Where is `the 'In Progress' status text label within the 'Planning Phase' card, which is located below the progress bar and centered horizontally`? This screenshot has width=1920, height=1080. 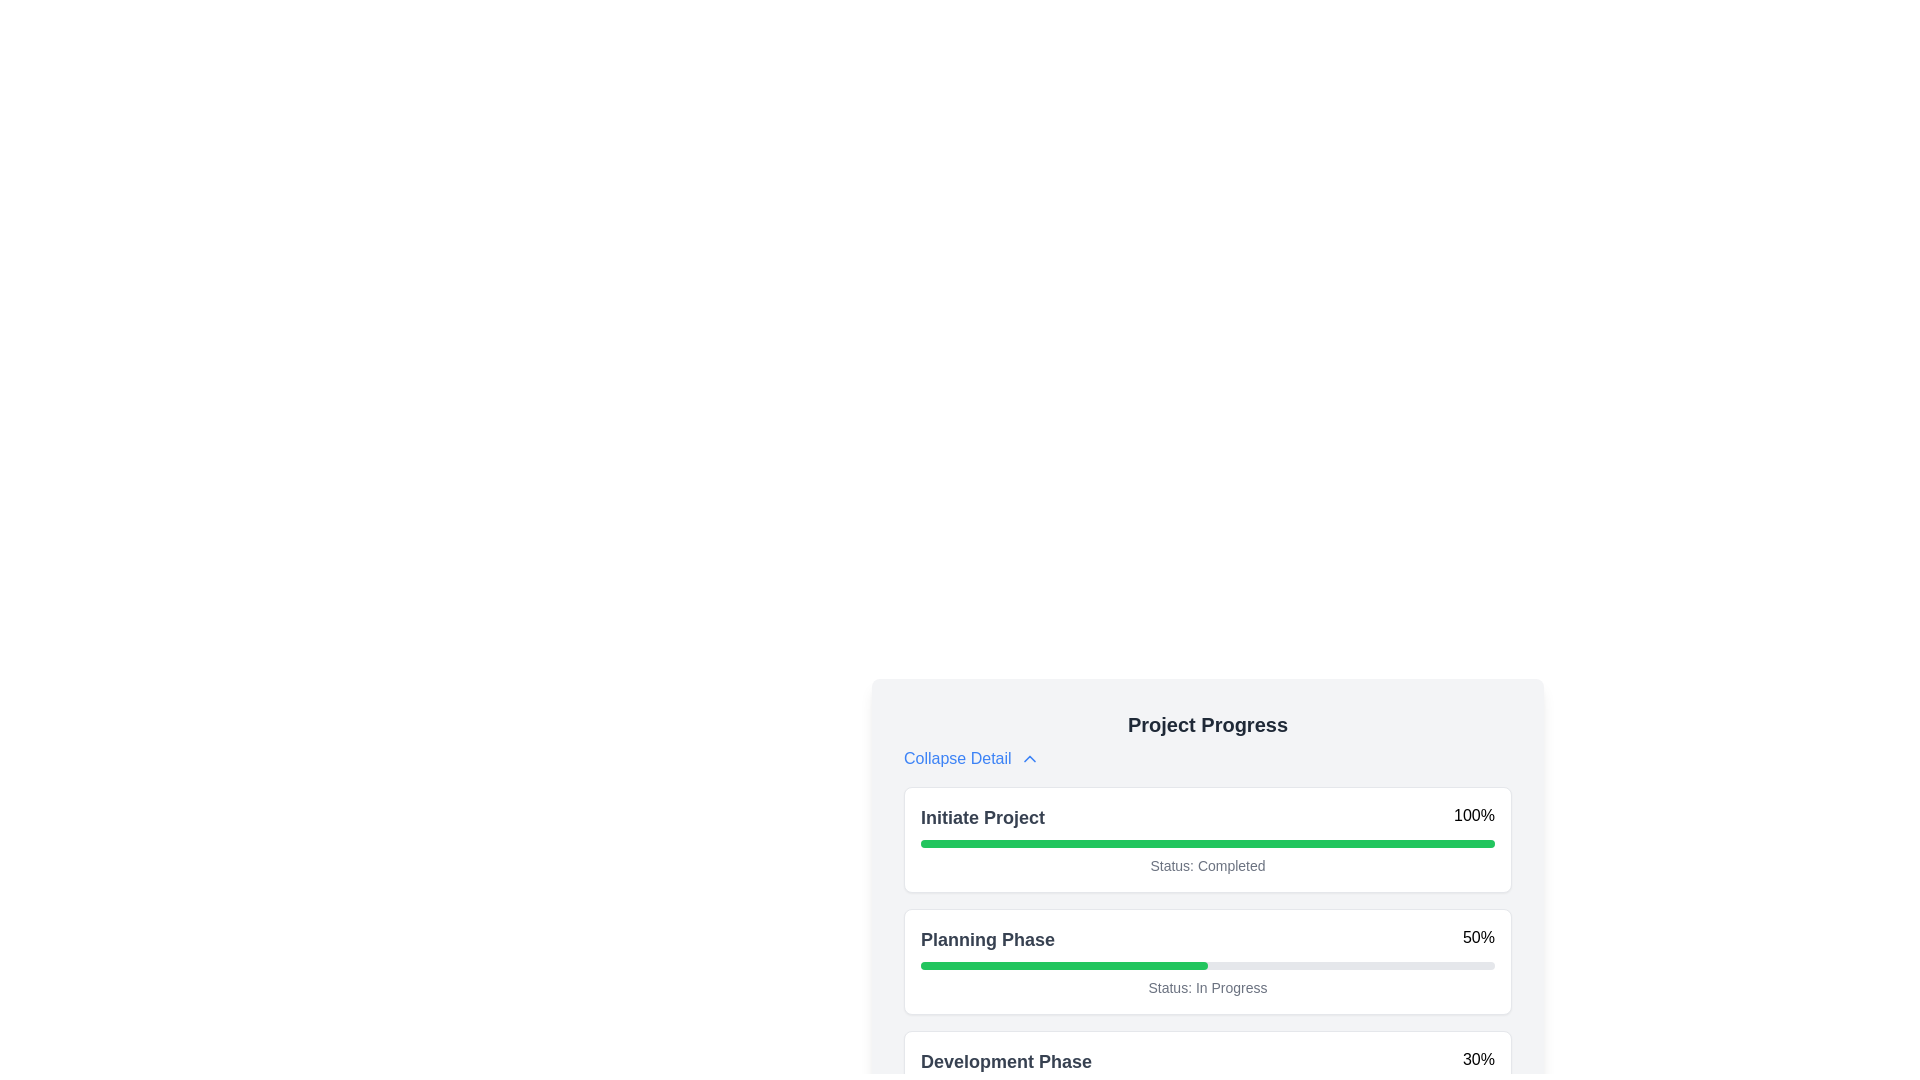
the 'In Progress' status text label within the 'Planning Phase' card, which is located below the progress bar and centered horizontally is located at coordinates (1207, 986).